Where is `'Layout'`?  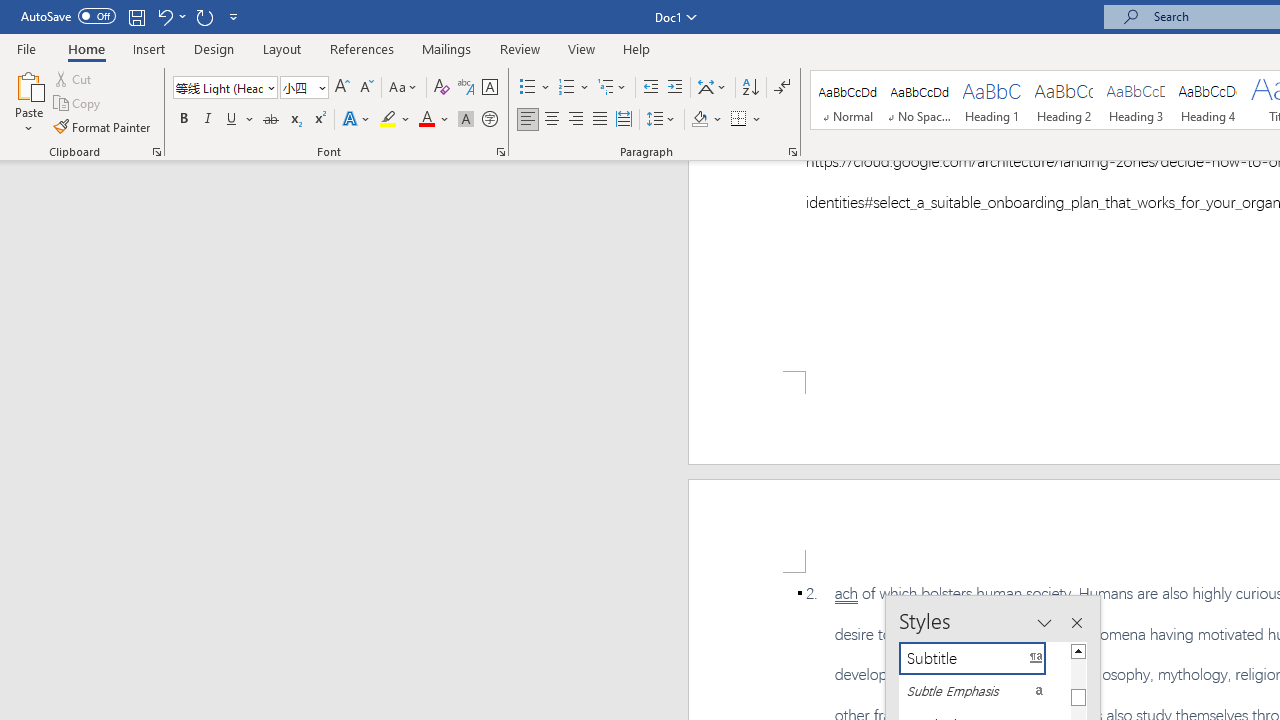 'Layout' is located at coordinates (281, 48).